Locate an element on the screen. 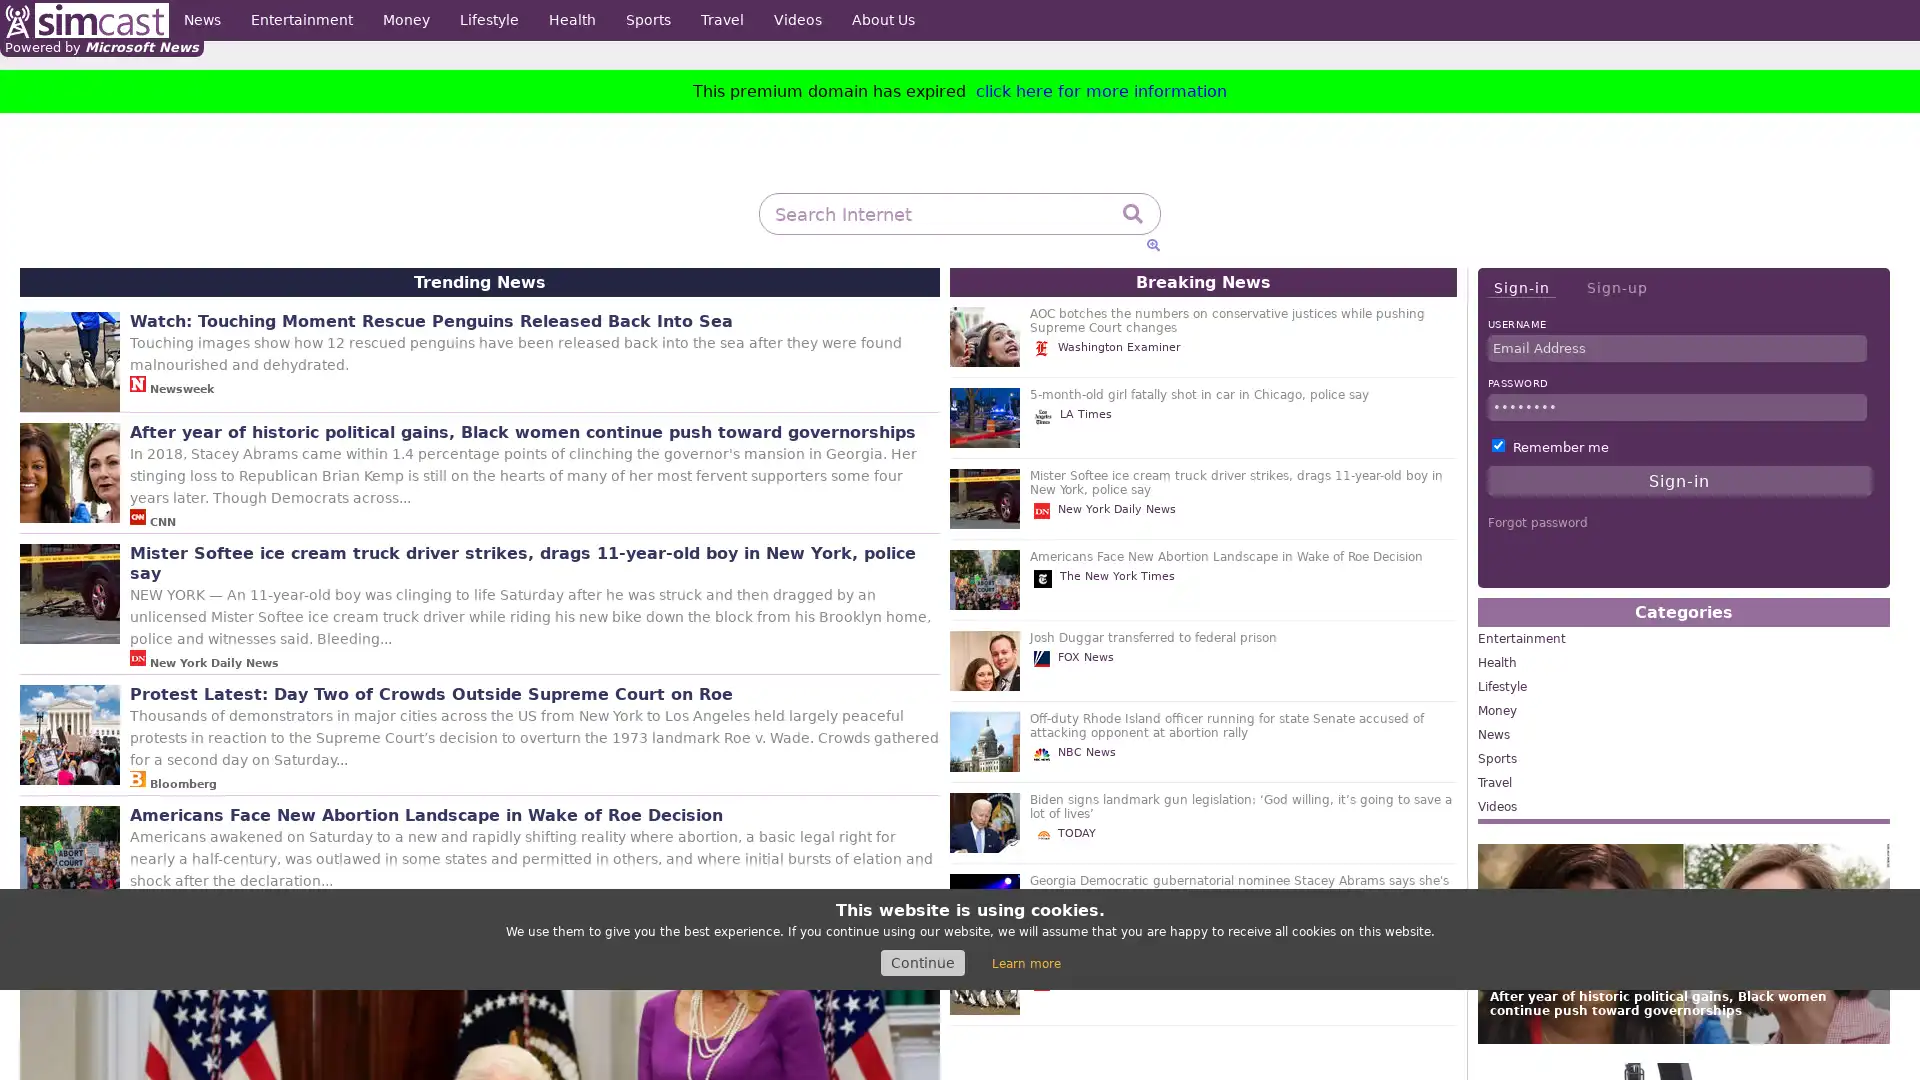 Image resolution: width=1920 pixels, height=1080 pixels. Sign-in is located at coordinates (1520, 288).